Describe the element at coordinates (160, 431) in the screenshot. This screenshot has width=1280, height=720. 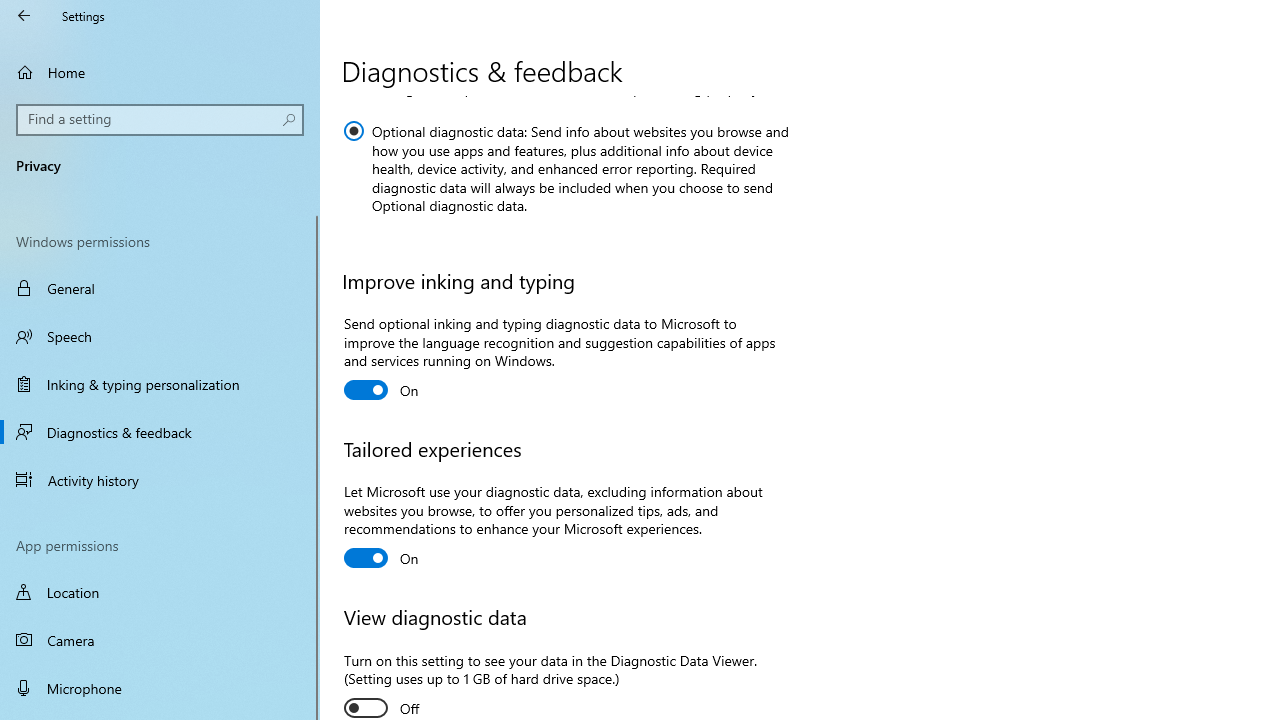
I see `'Diagnostics & feedback'` at that location.